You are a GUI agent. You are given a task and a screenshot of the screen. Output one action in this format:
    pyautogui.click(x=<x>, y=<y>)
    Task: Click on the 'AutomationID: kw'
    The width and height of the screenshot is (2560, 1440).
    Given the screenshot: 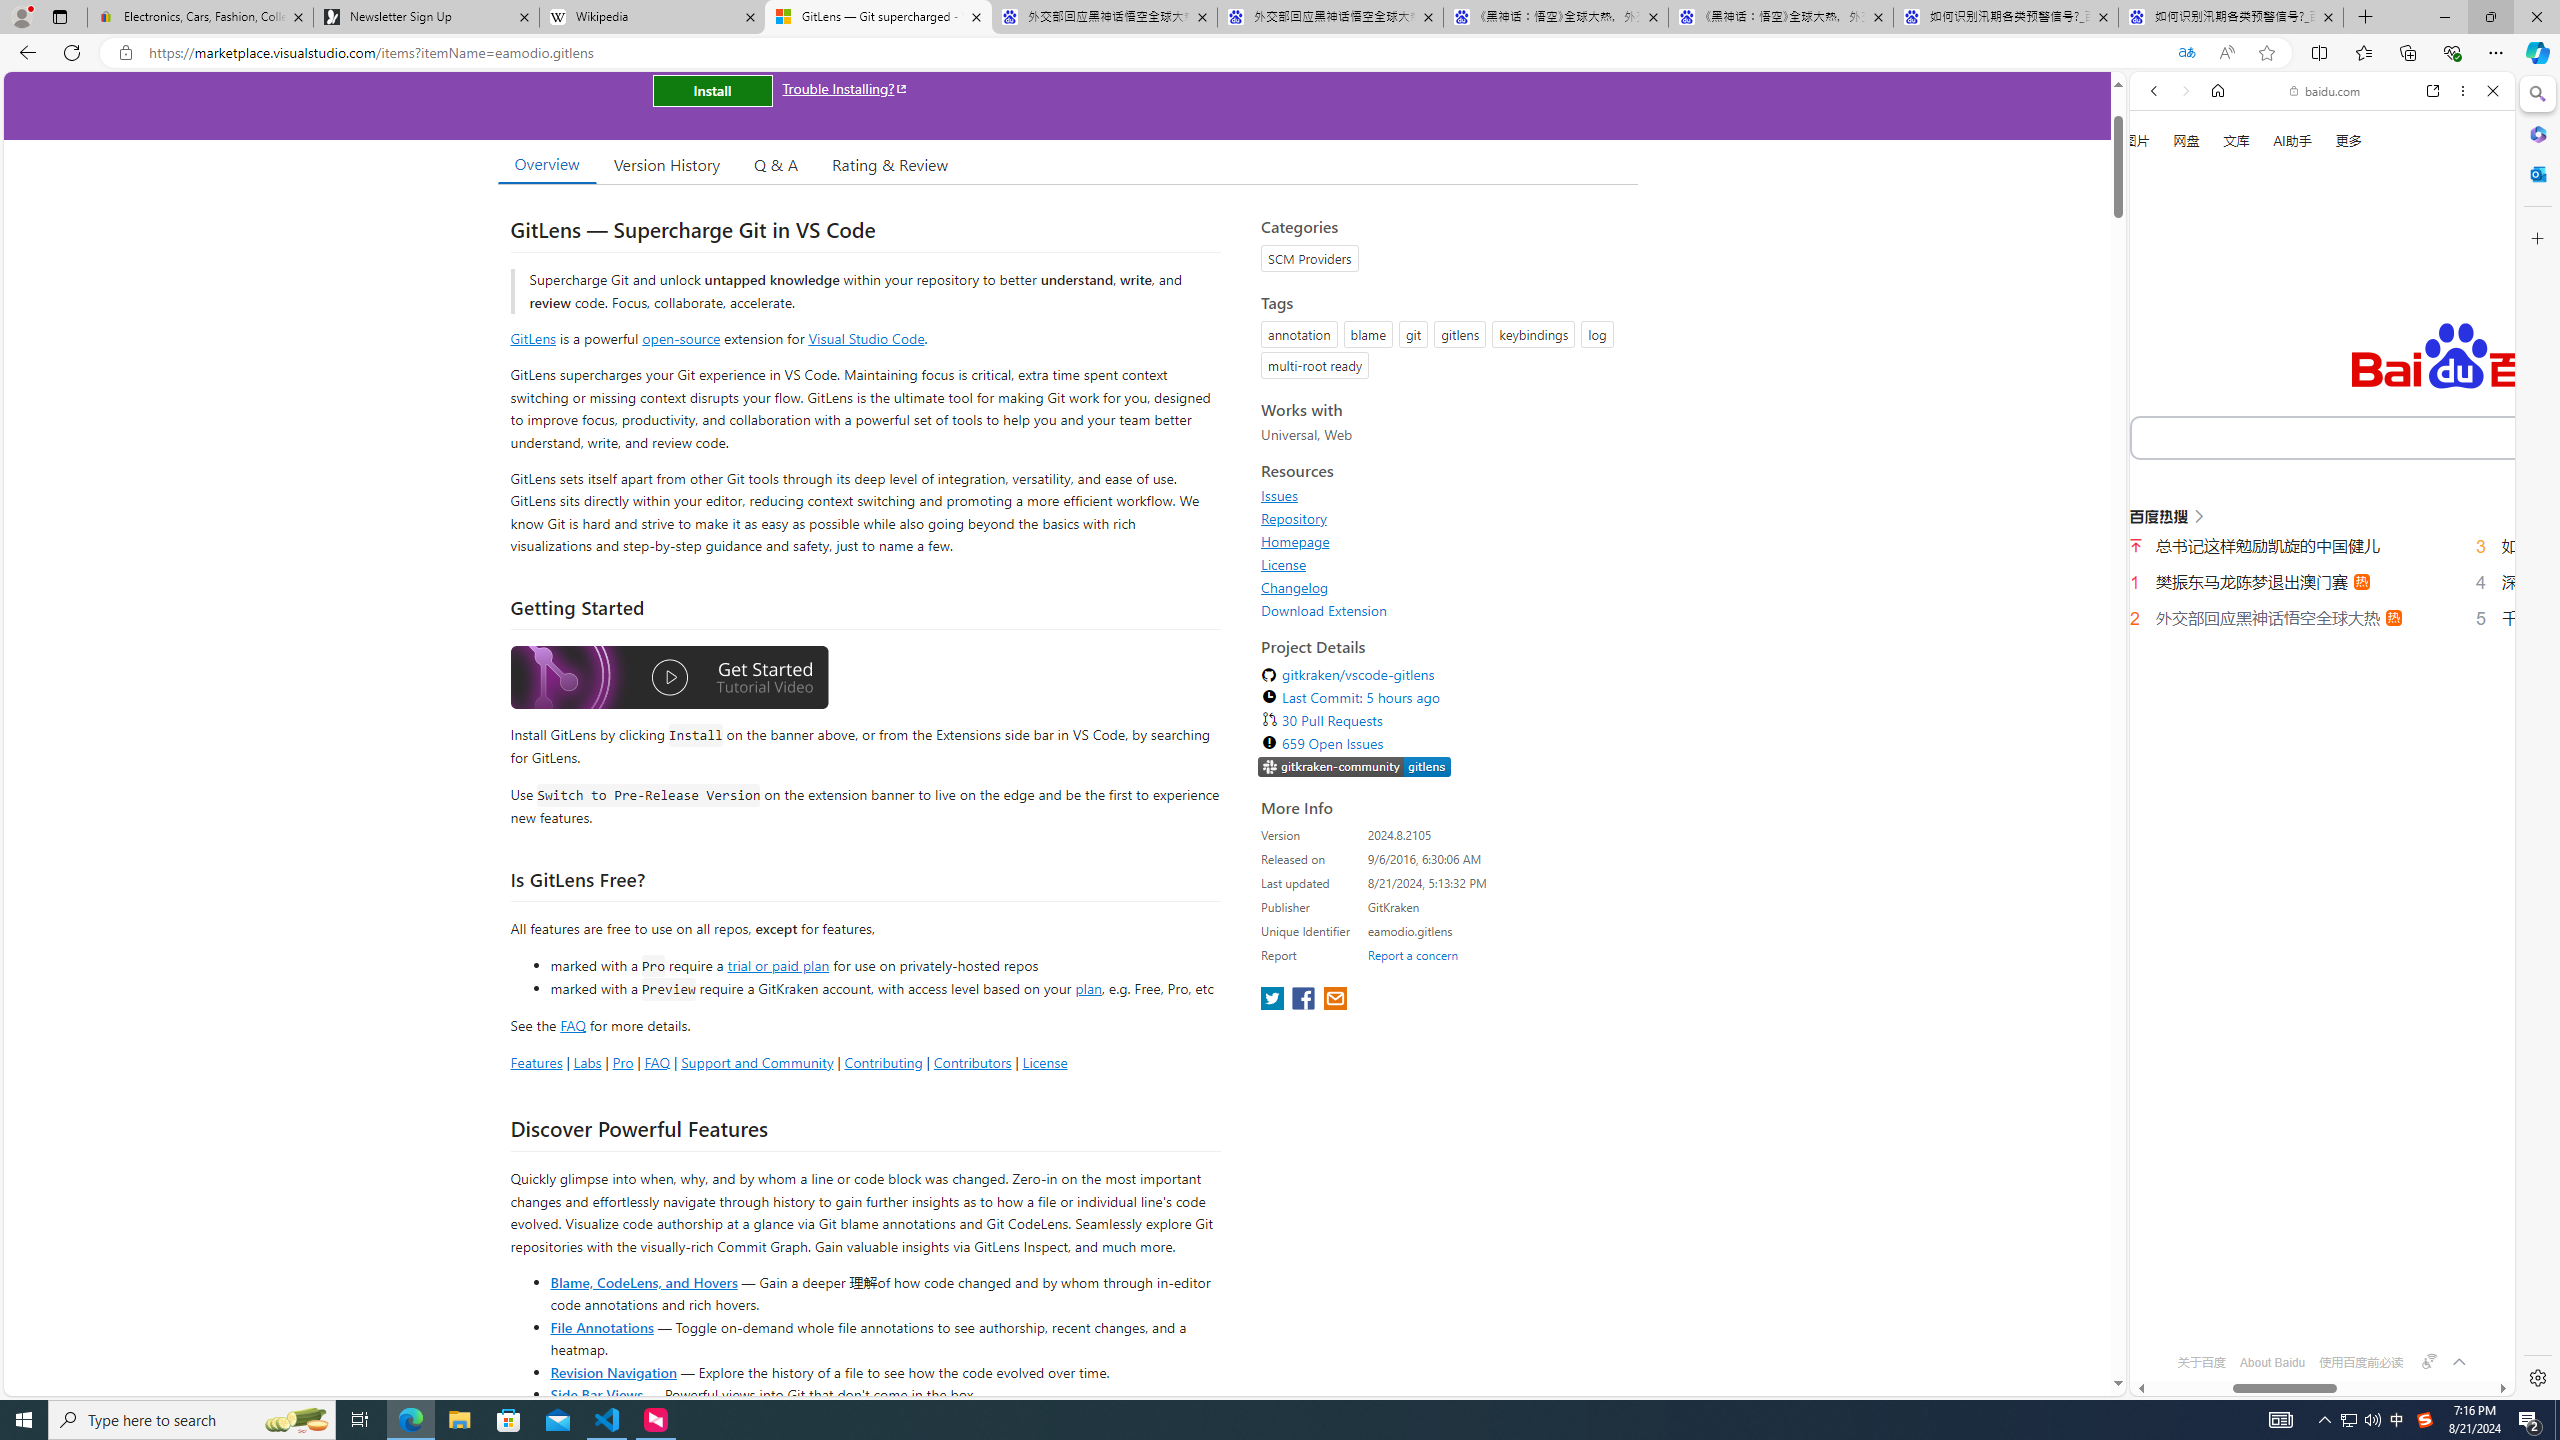 What is the action you would take?
    pyautogui.click(x=2405, y=436)
    